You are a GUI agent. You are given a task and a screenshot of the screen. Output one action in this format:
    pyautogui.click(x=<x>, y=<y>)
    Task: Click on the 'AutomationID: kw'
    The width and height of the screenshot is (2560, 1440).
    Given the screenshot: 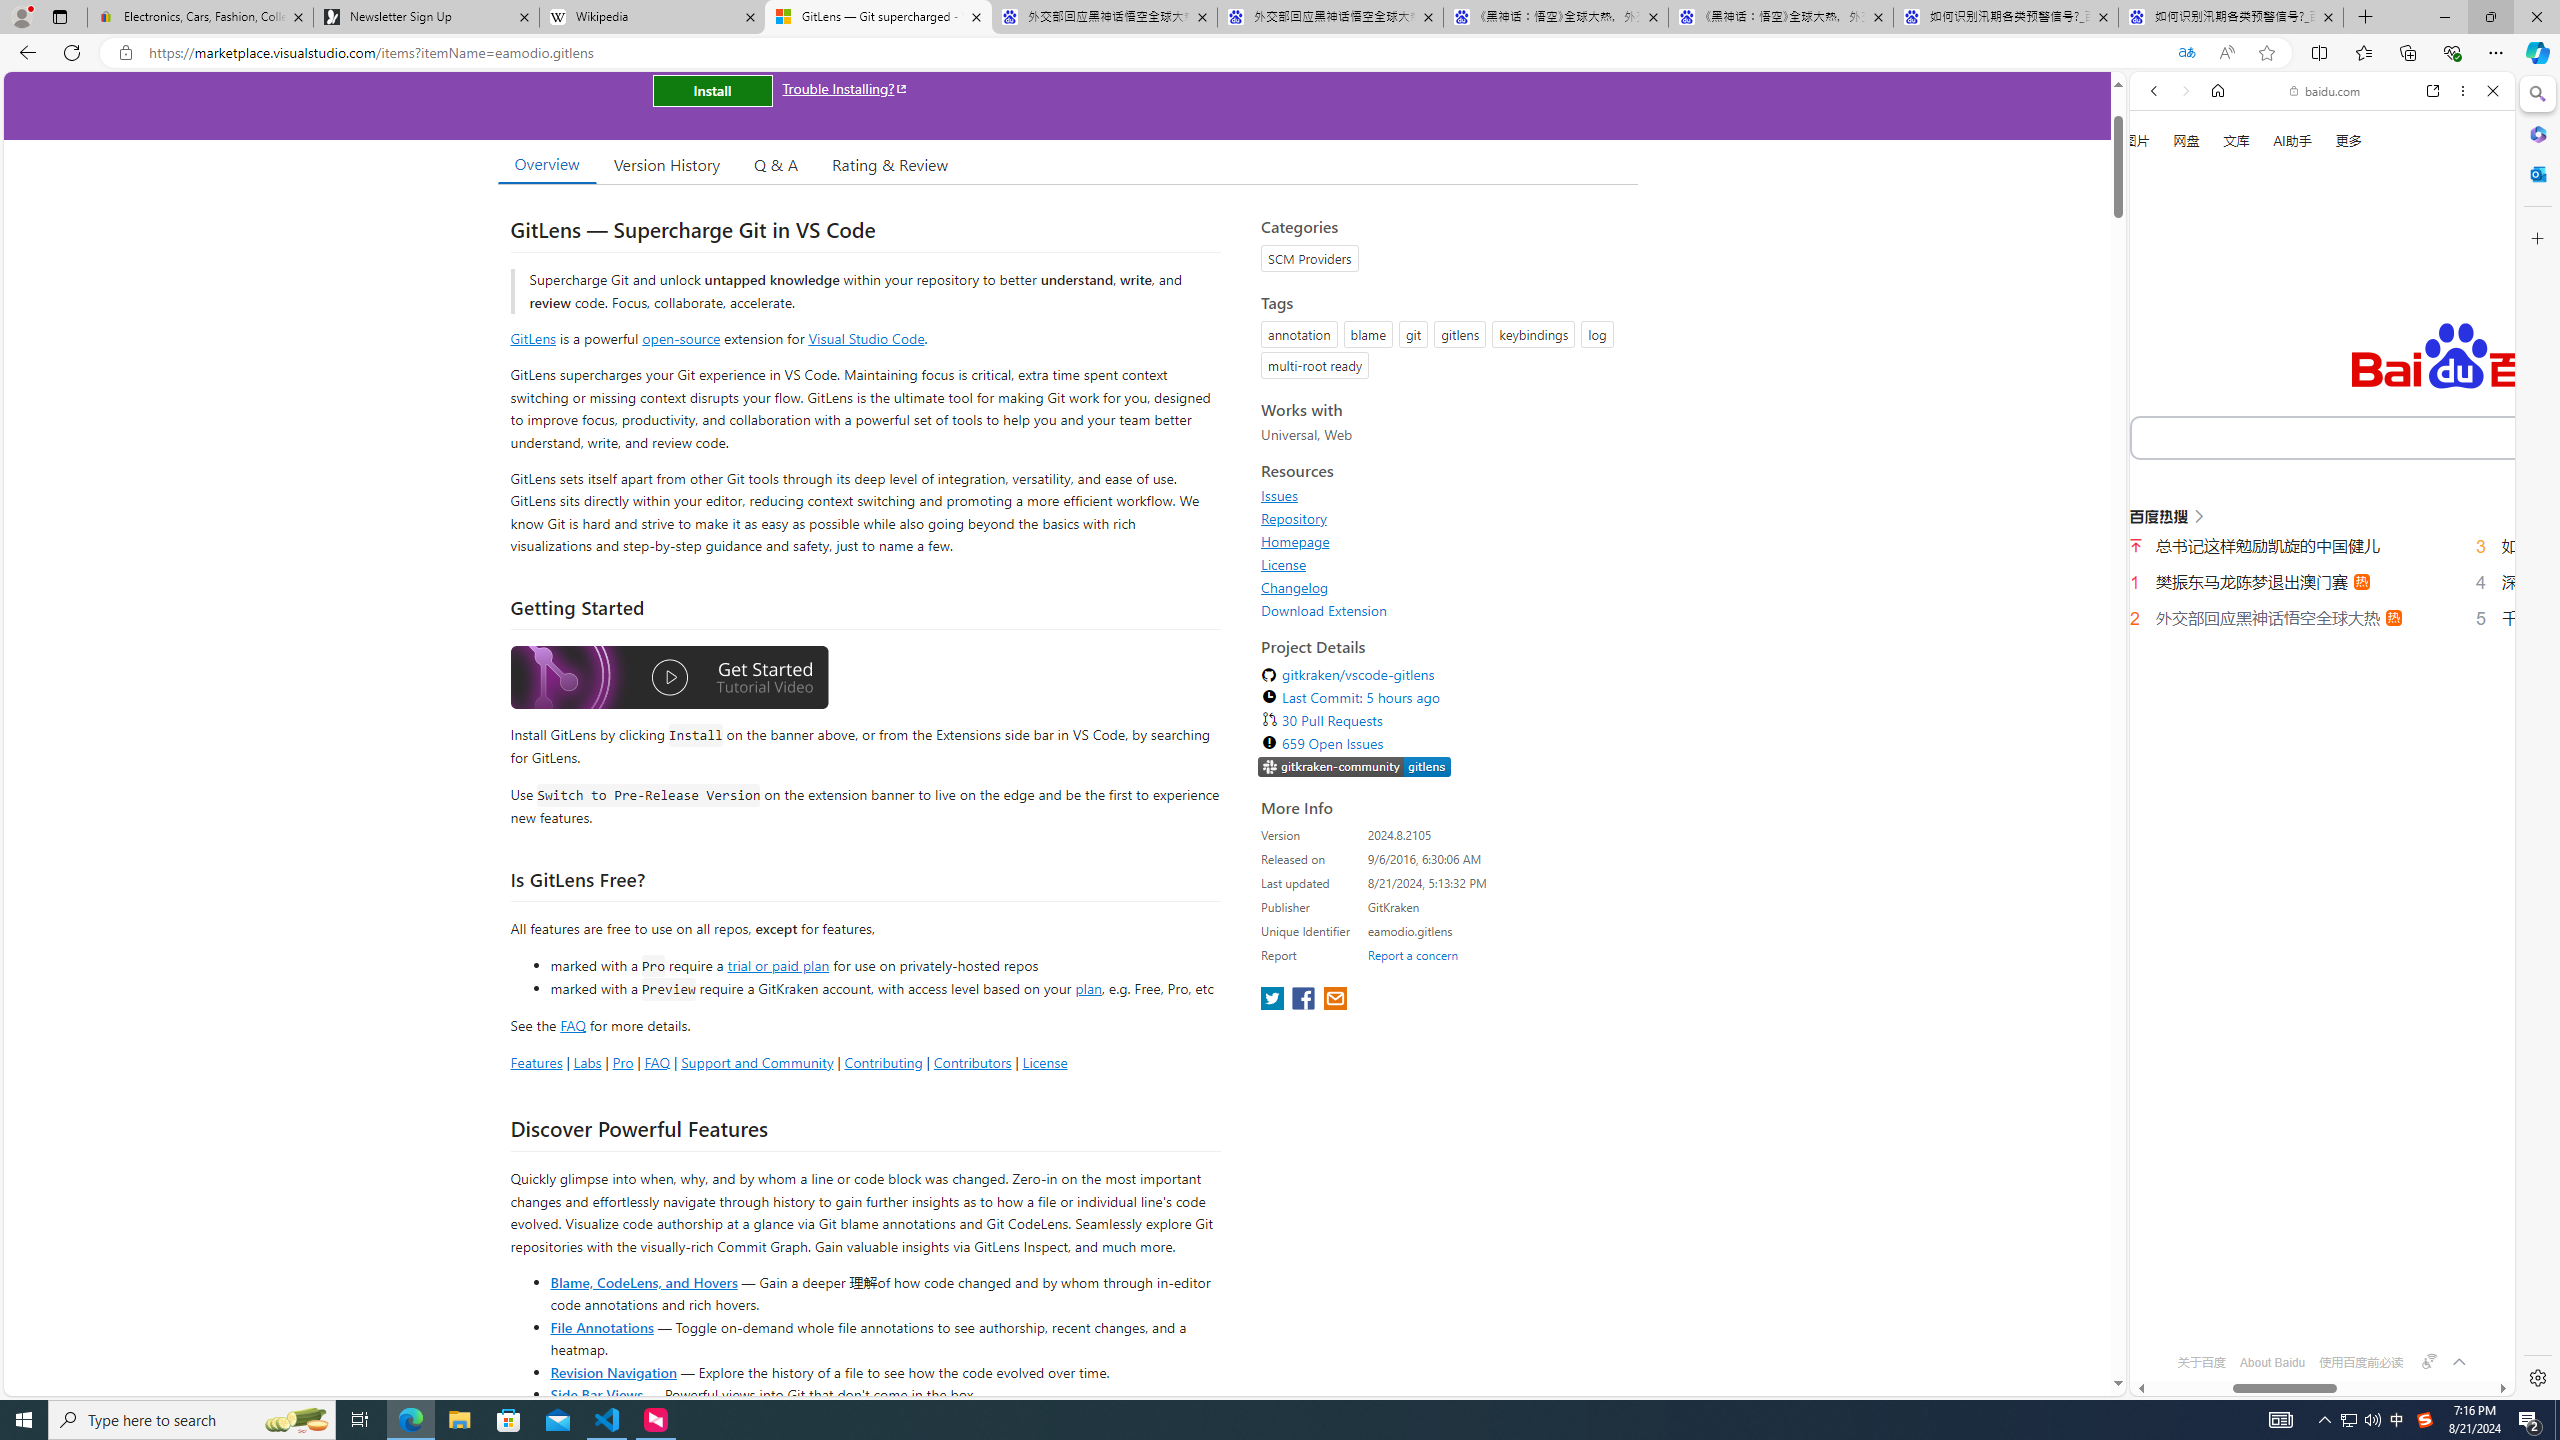 What is the action you would take?
    pyautogui.click(x=2405, y=436)
    